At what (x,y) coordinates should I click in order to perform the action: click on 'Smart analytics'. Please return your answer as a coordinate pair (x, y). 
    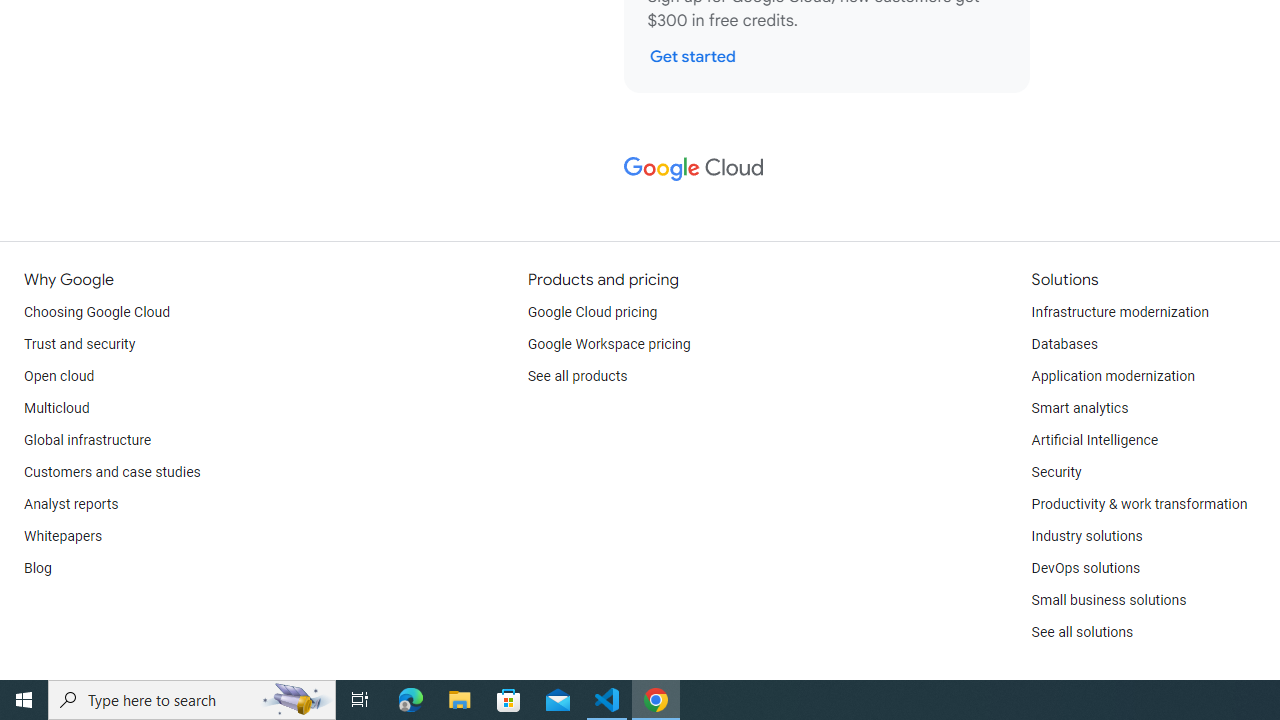
    Looking at the image, I should click on (1078, 407).